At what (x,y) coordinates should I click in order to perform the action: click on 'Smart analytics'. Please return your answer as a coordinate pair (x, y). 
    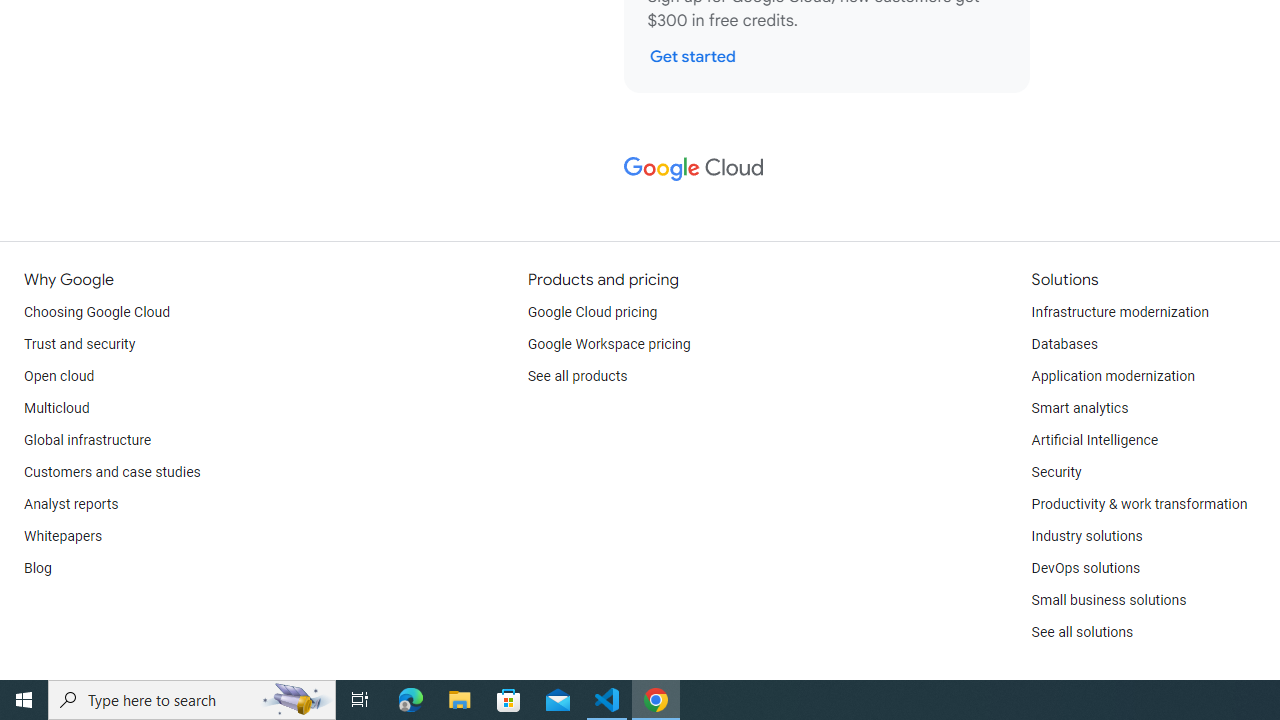
    Looking at the image, I should click on (1078, 407).